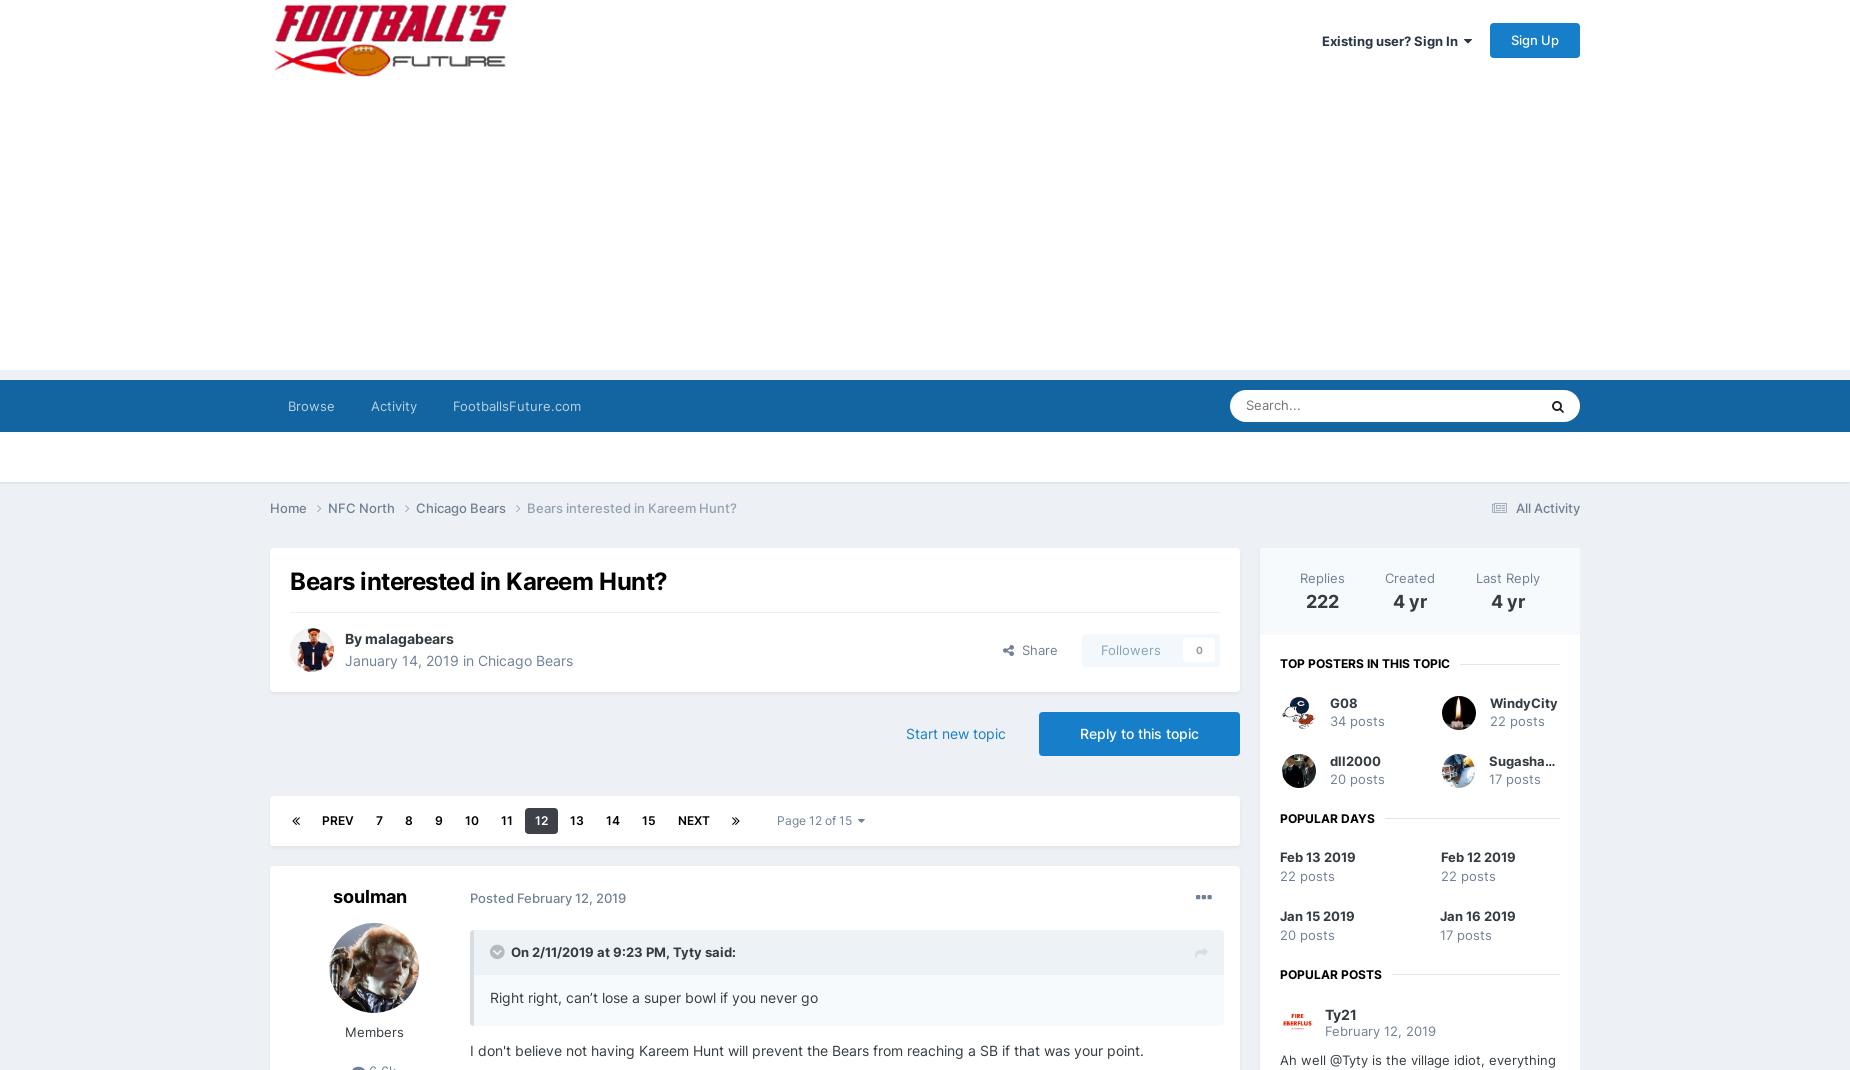  I want to click on 'I don't believe not having Kareem Hunt will prevent the Bears from reaching a SB if that was your point.', so click(806, 1049).